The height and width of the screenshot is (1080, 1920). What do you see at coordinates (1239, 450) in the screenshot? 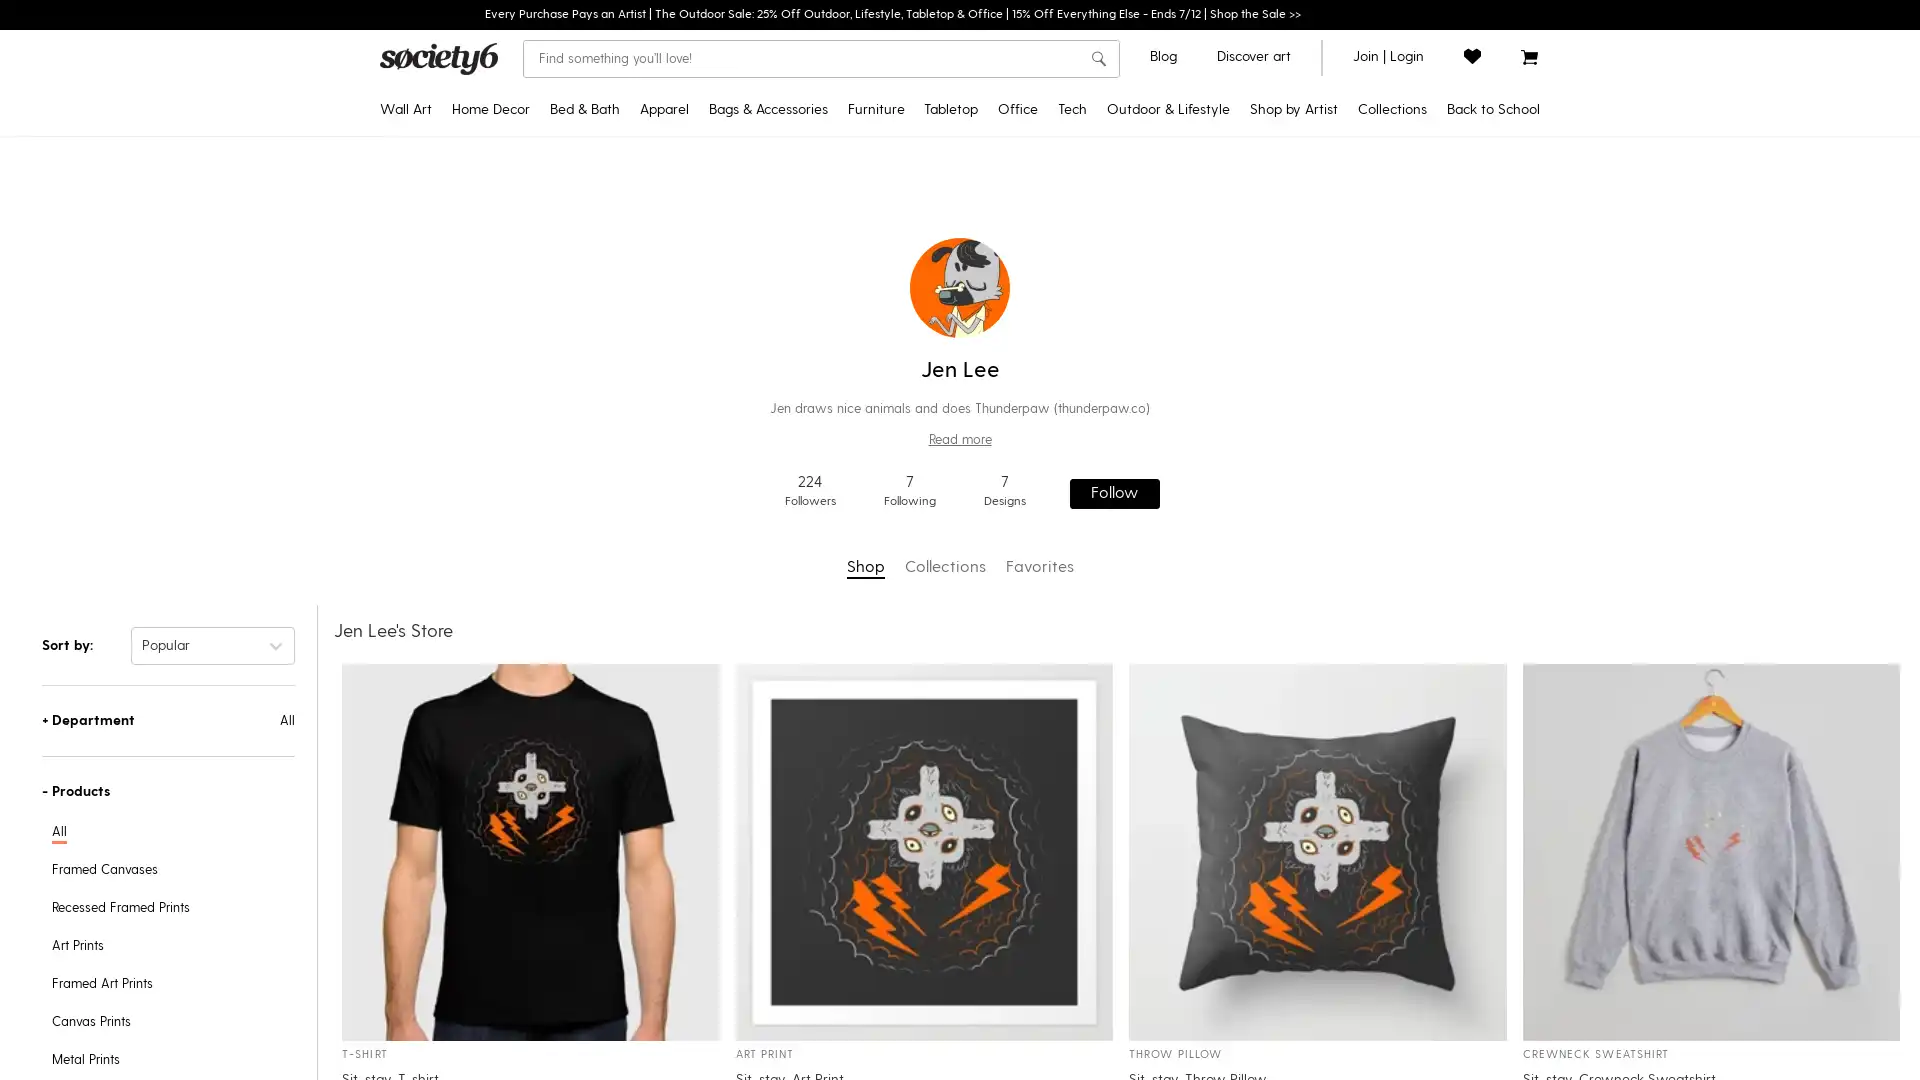
I see `Shop by Artist` at bounding box center [1239, 450].